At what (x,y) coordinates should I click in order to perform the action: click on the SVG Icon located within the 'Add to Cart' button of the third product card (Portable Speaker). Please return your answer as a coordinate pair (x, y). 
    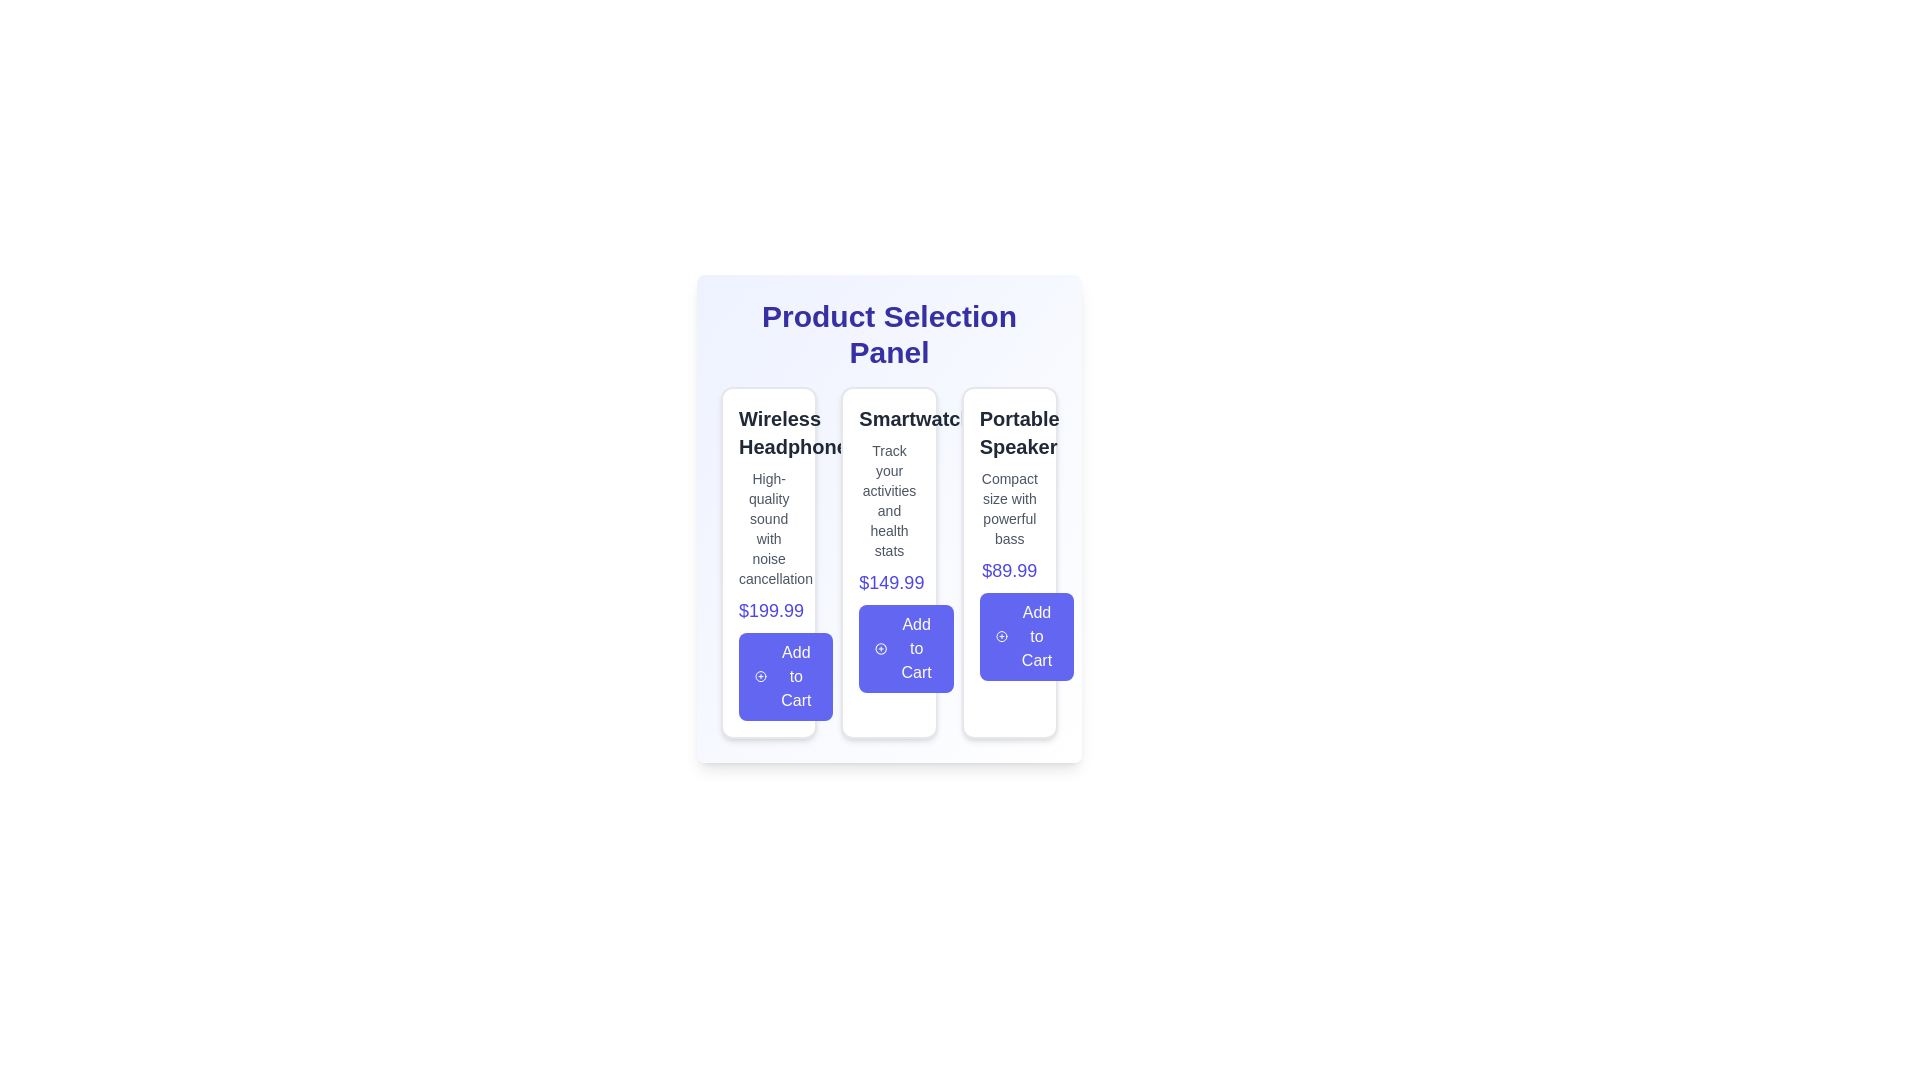
    Looking at the image, I should click on (1001, 636).